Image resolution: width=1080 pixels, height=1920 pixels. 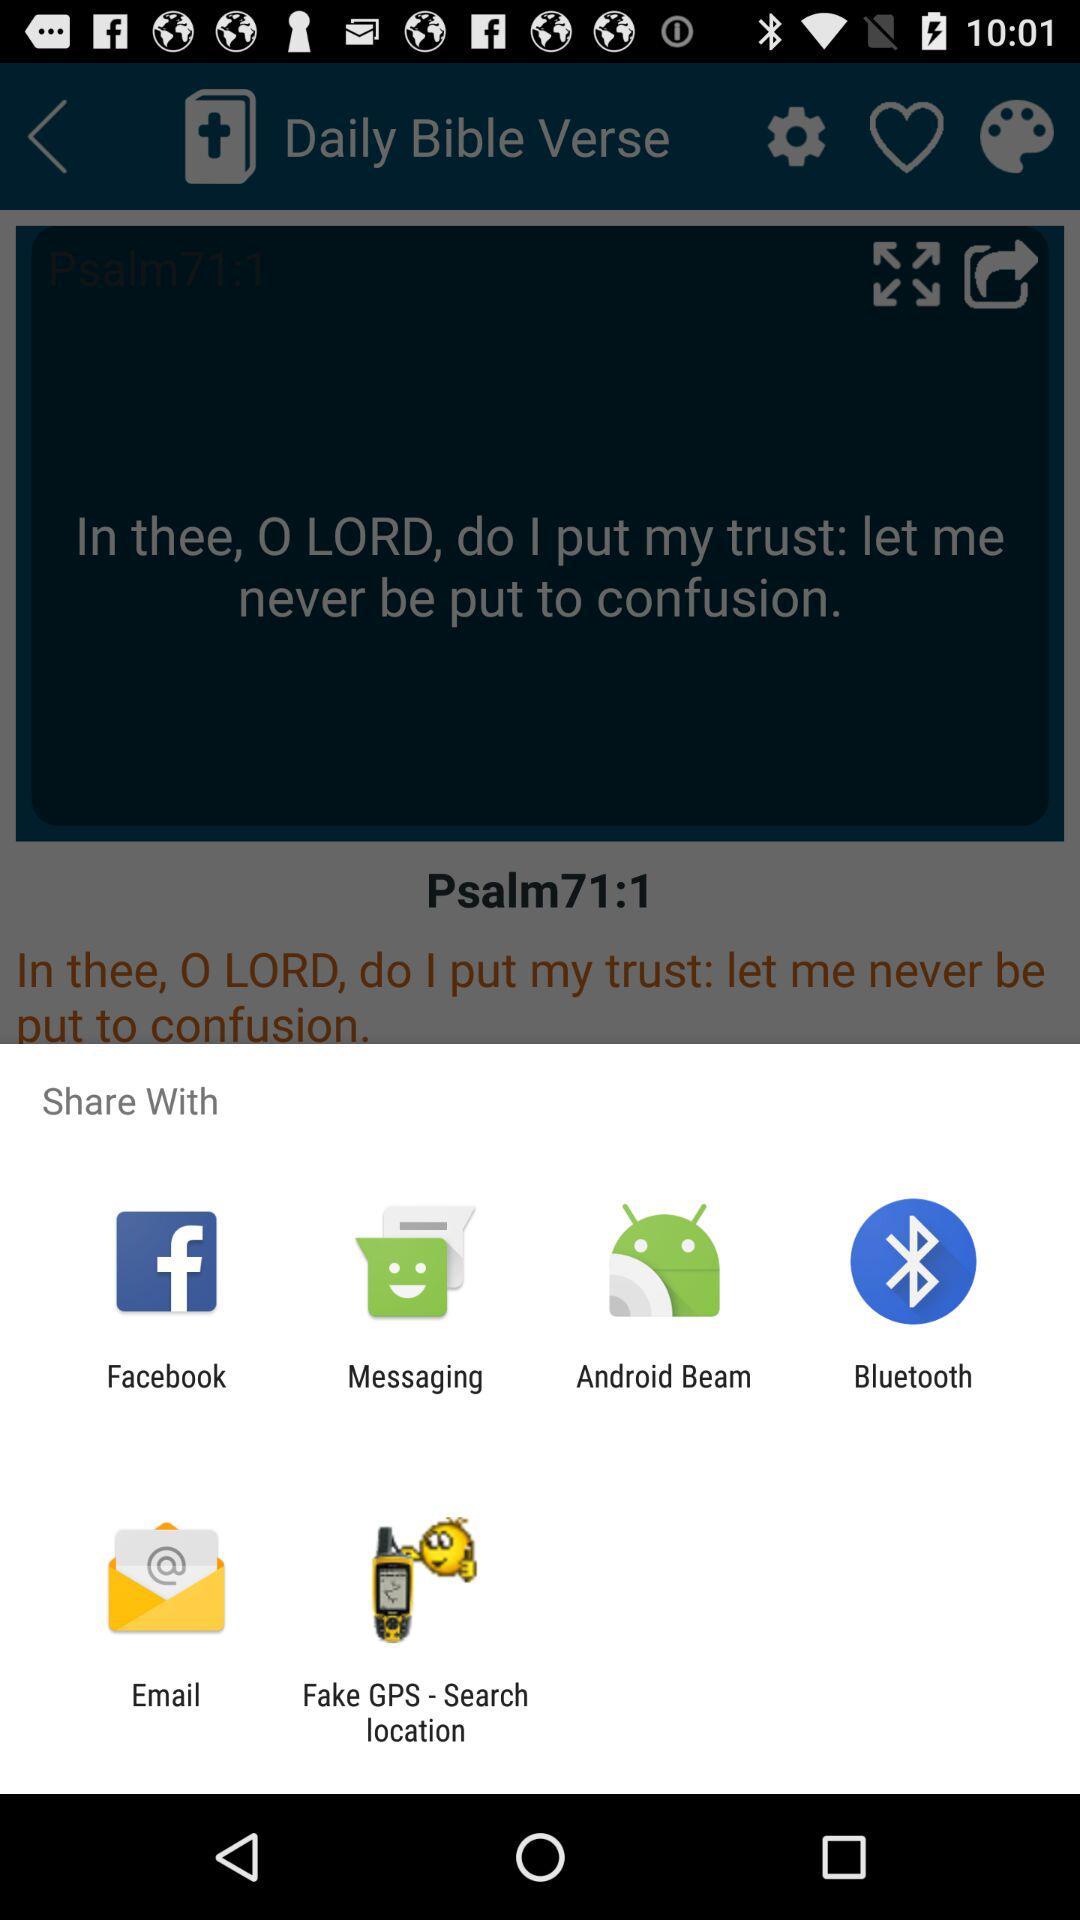 I want to click on the icon to the left of the bluetooth item, so click(x=664, y=1392).